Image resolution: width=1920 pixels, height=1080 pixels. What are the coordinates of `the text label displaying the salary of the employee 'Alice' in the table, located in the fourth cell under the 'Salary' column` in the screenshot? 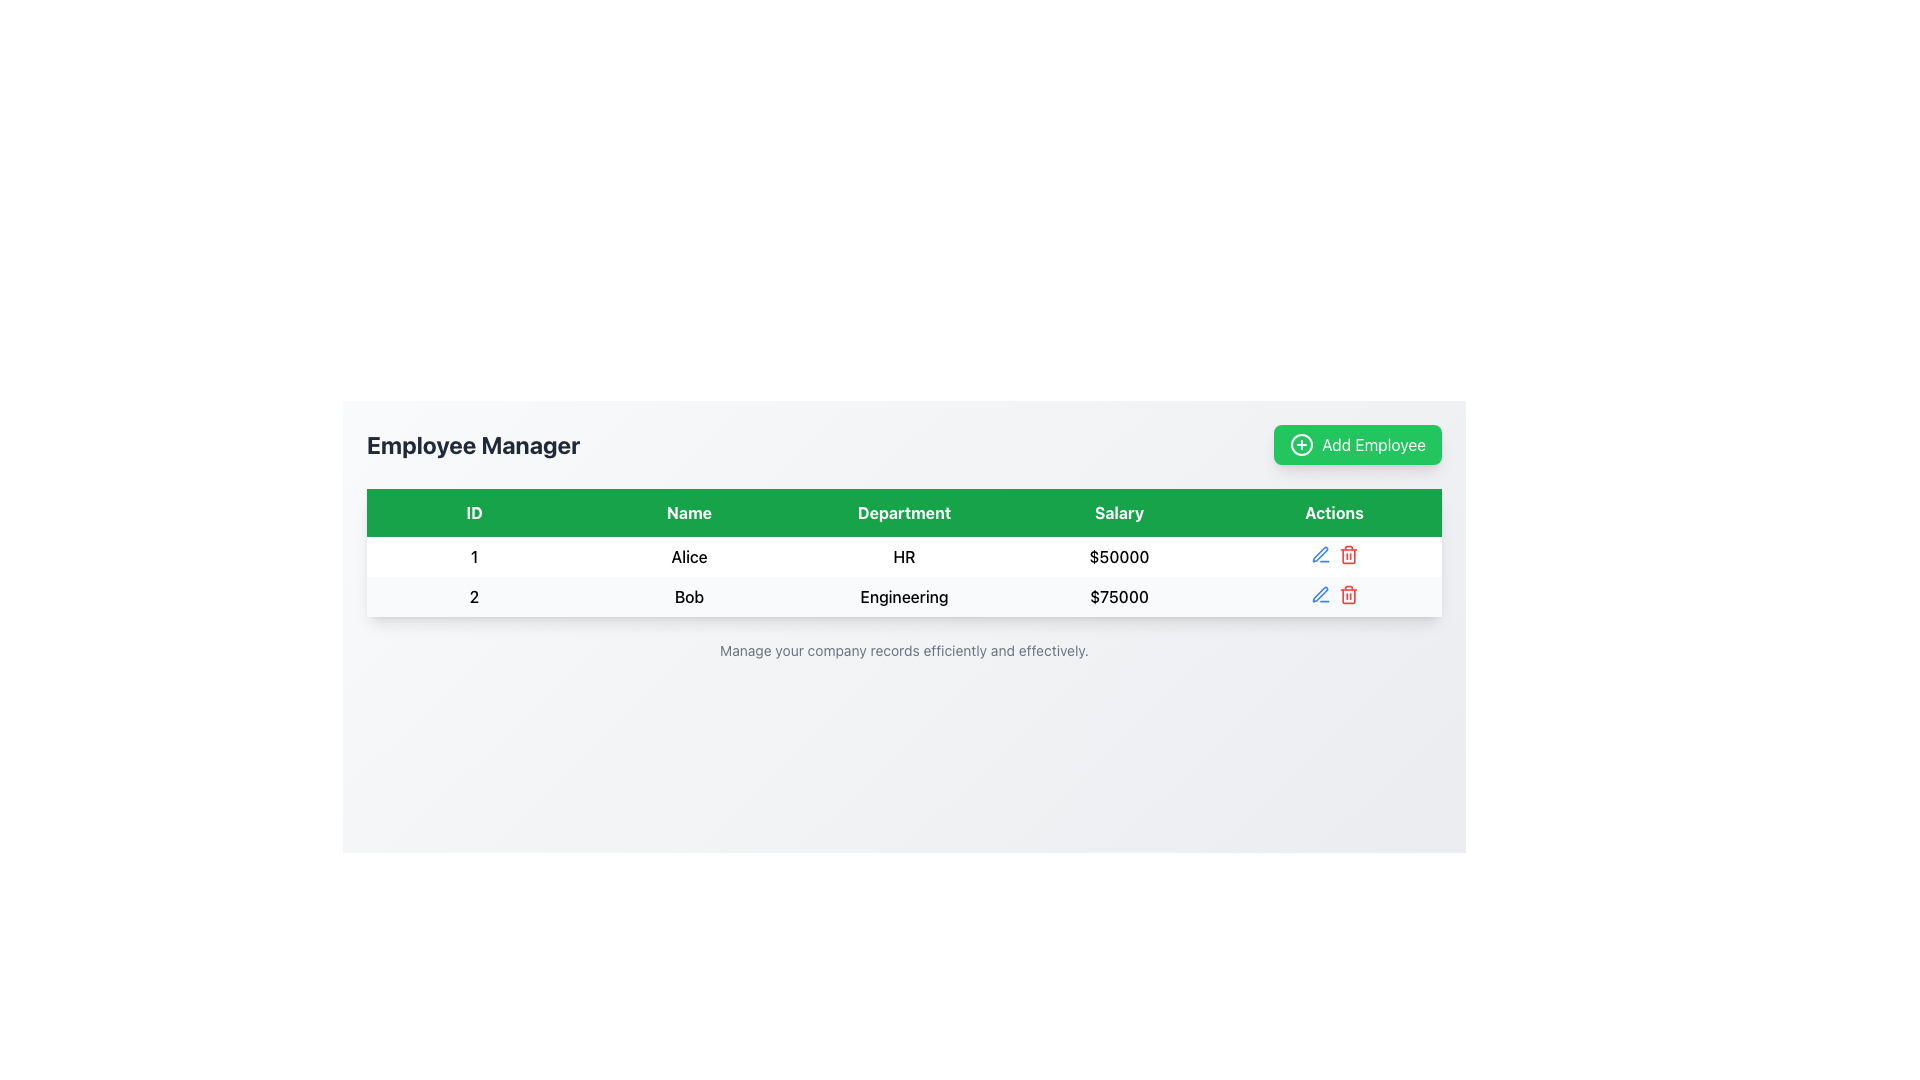 It's located at (1118, 556).